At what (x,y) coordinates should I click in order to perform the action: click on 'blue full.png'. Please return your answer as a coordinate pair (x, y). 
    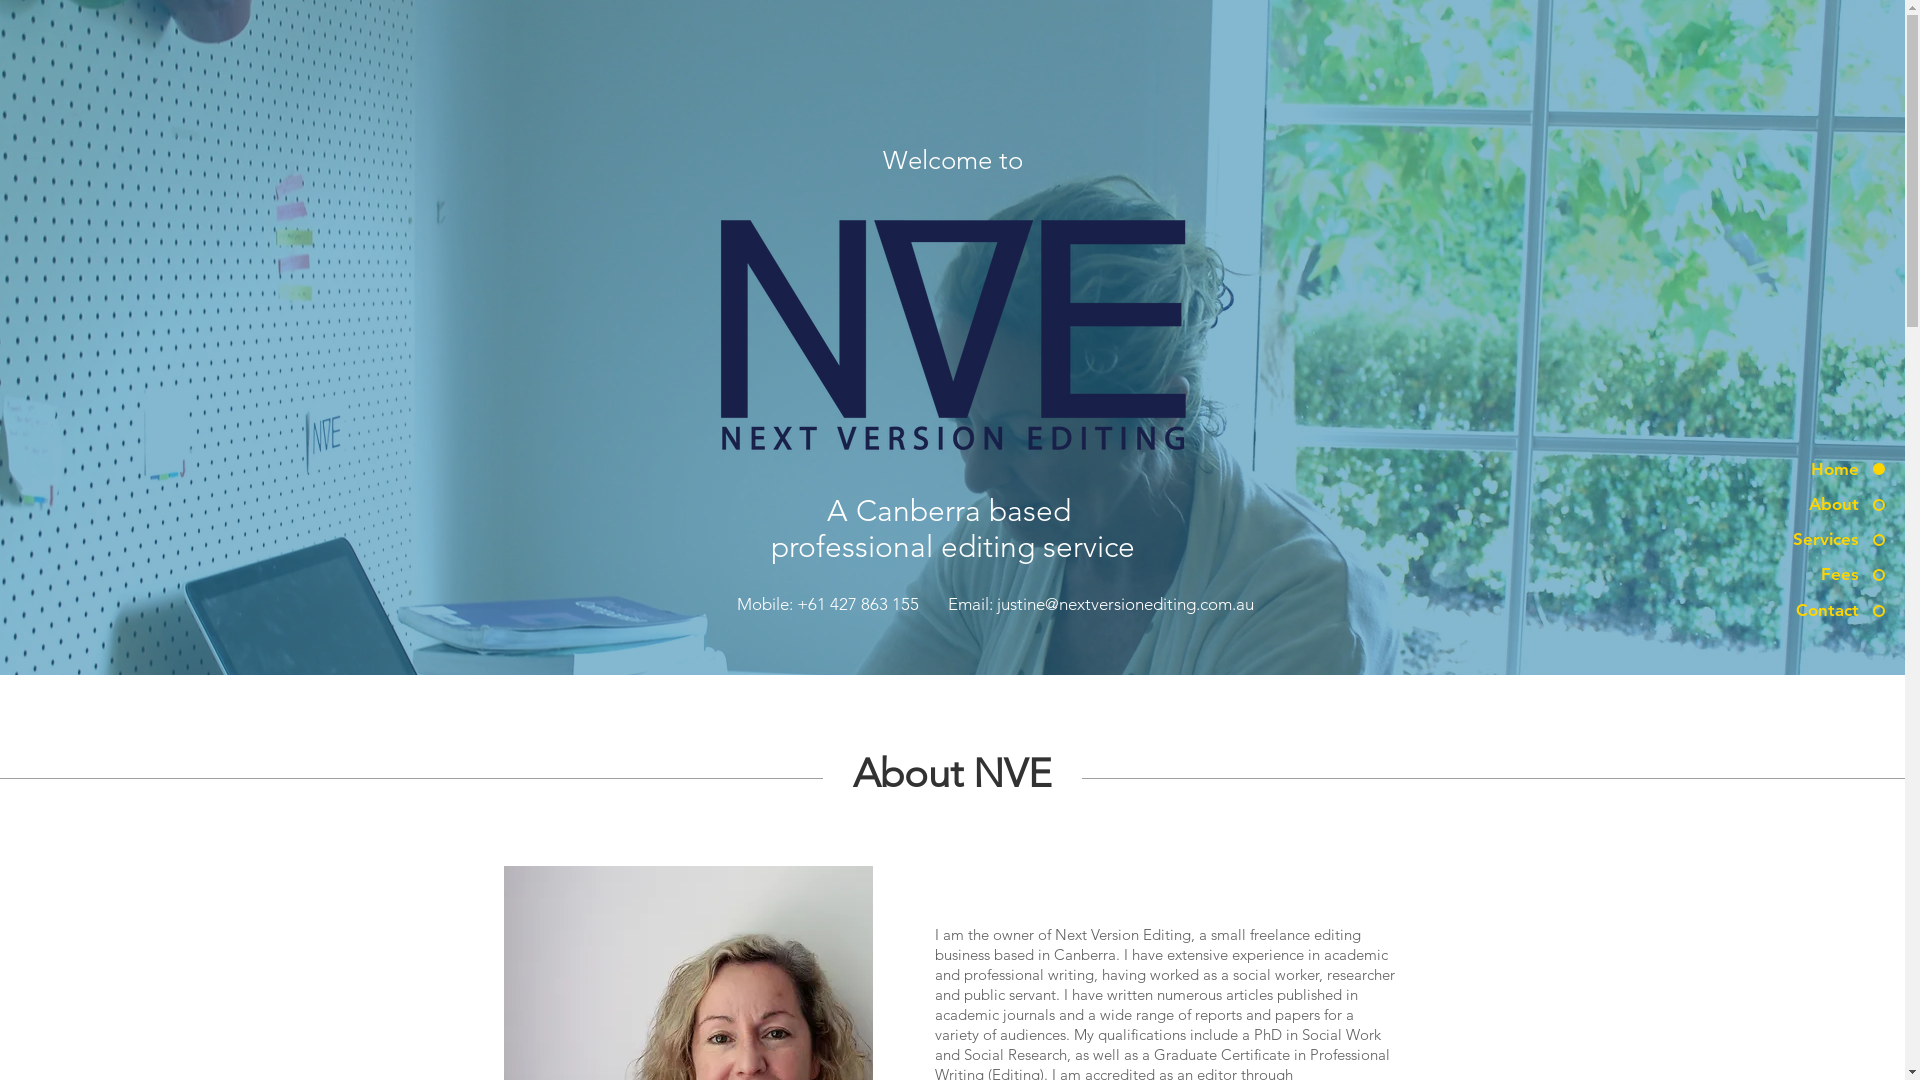
    Looking at the image, I should click on (950, 331).